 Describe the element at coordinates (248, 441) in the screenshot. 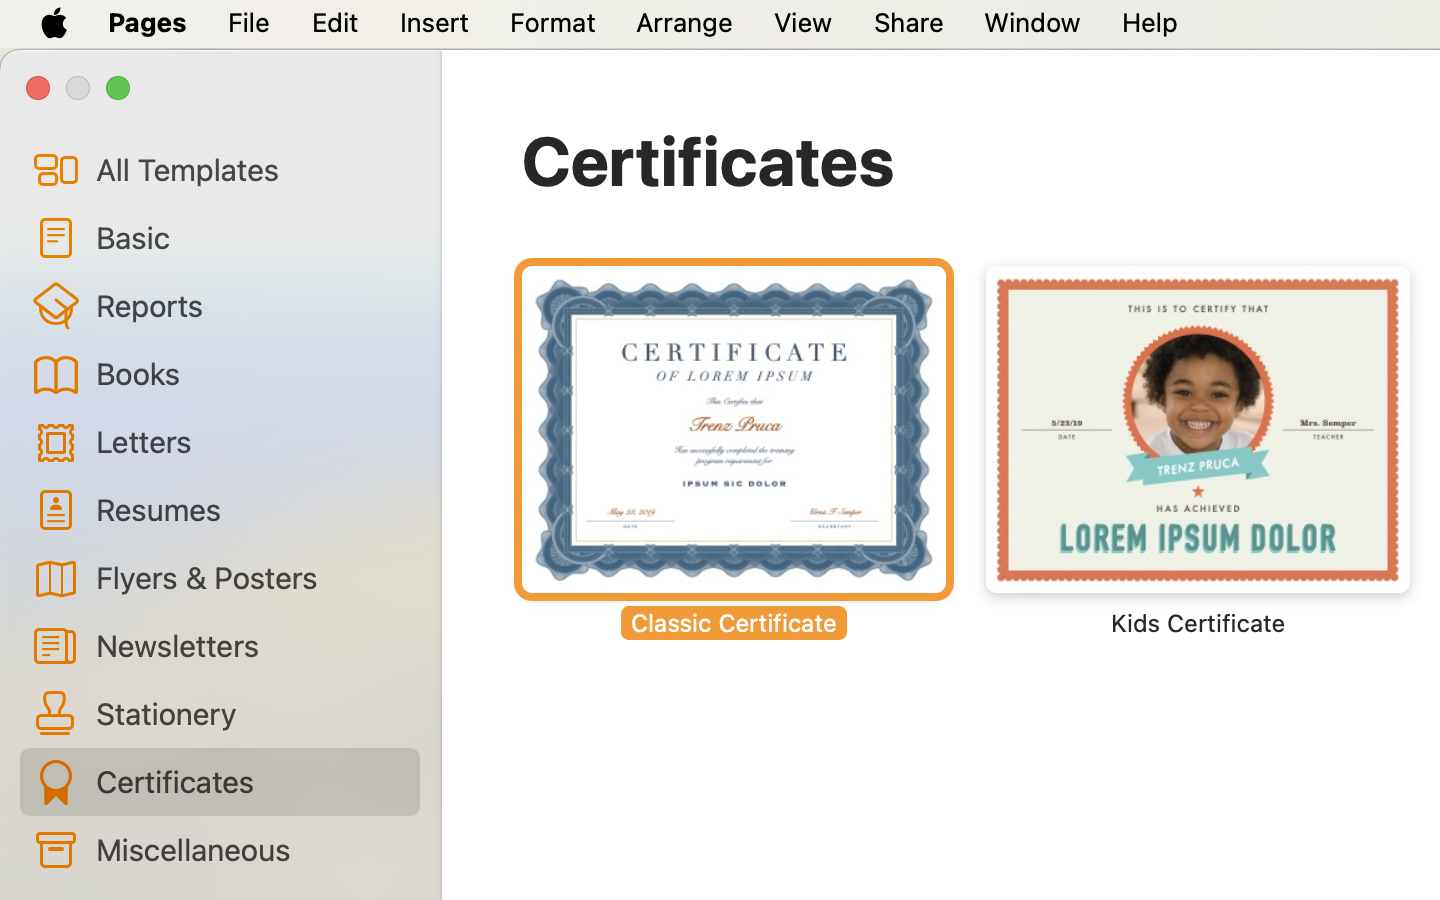

I see `'Letters'` at that location.